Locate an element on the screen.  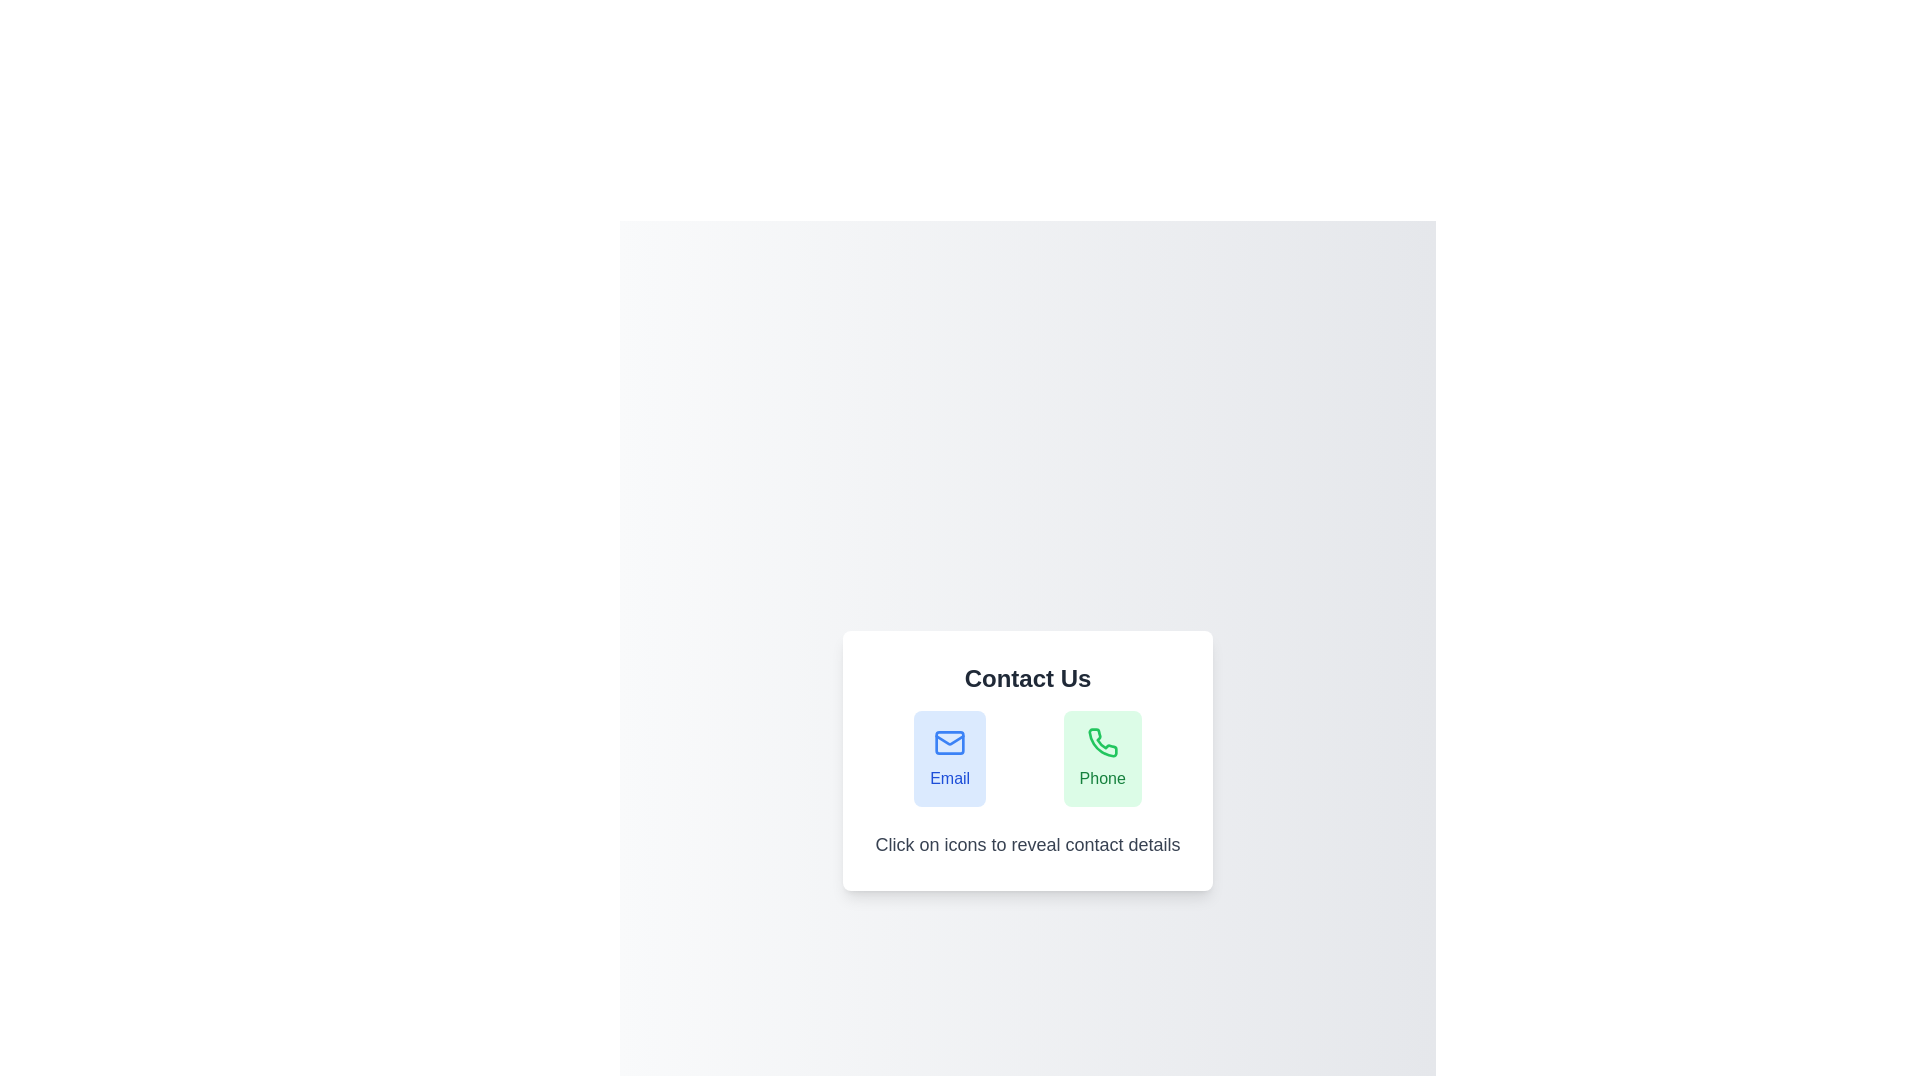
the SVG icon labeled 'Email' located within a light blue rounded rectangular box is located at coordinates (949, 743).